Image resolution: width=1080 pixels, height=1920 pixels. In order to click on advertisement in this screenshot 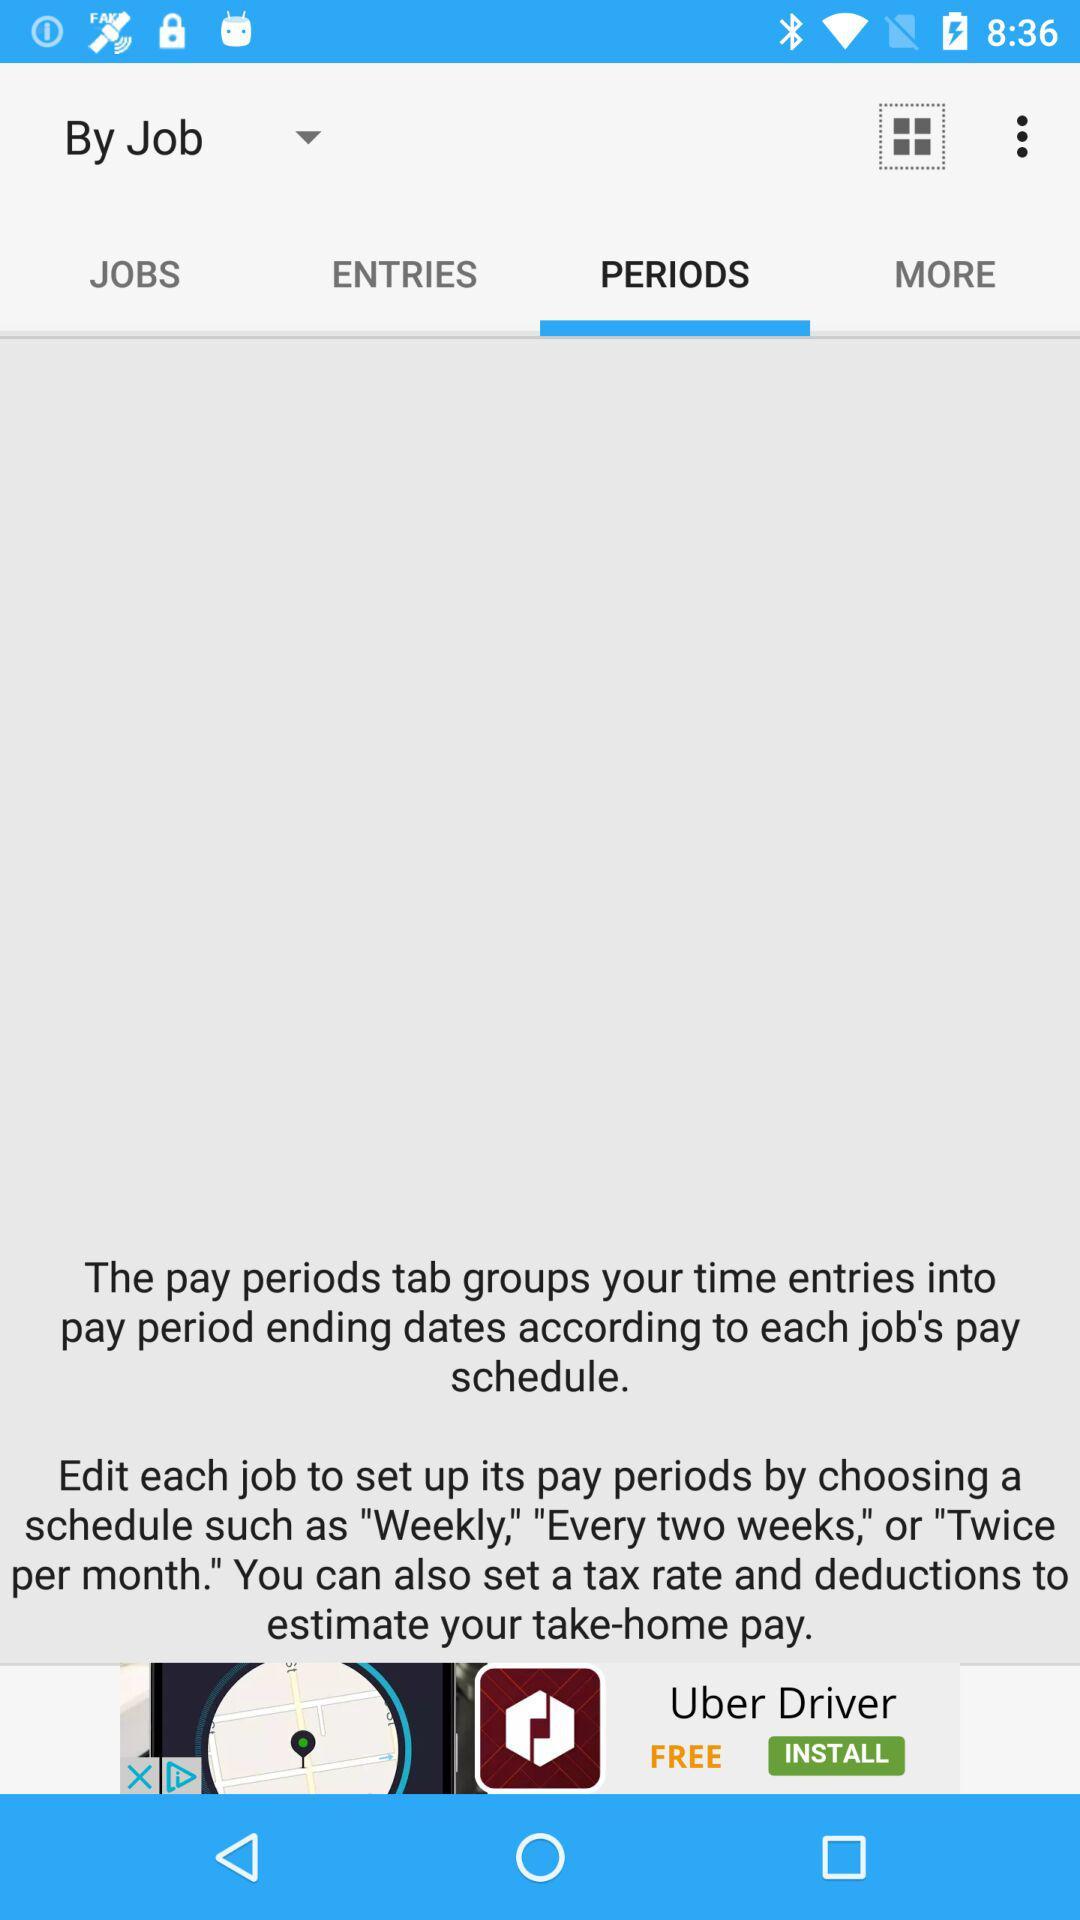, I will do `click(540, 1727)`.